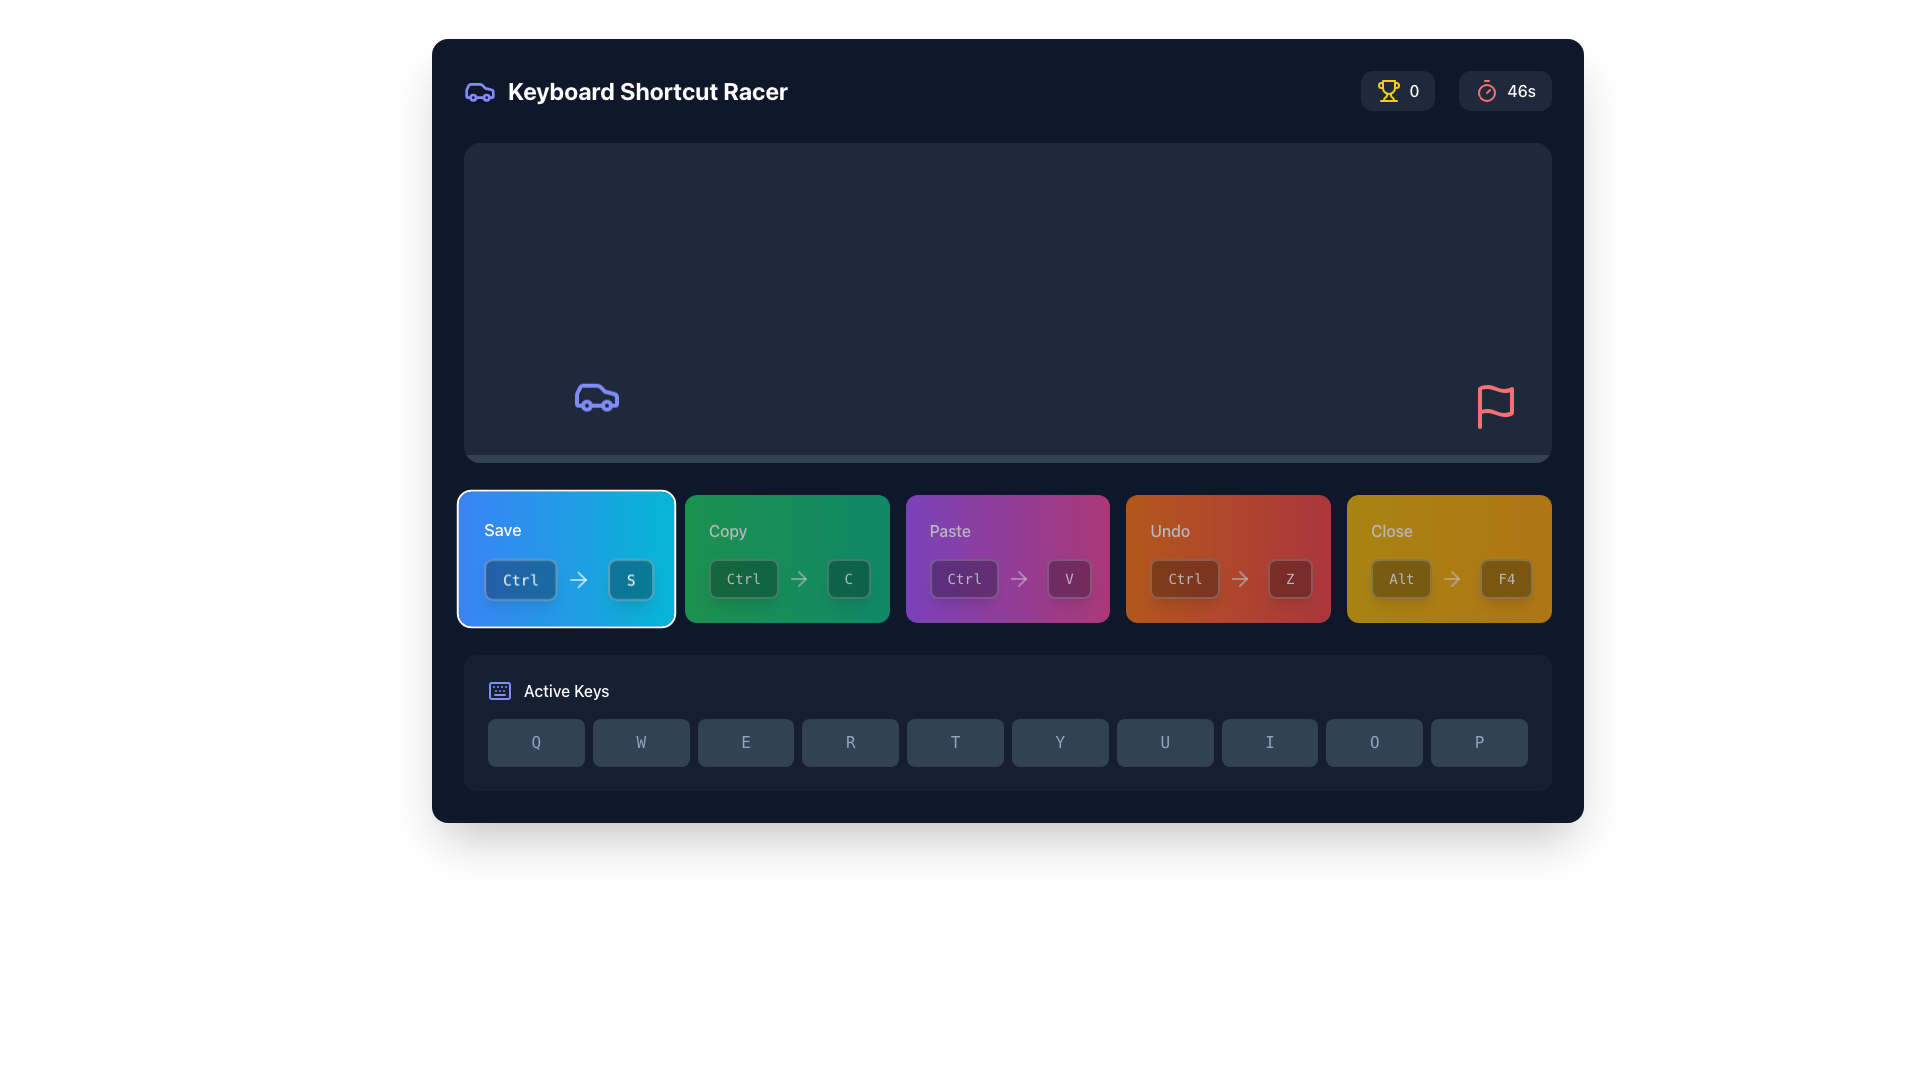  I want to click on the 'Ctrl' button in the Shortcut instruction display located in the 'Copy' section, which is styled with a rectangular shape and rounded edges, positioned between 'Save' and 'Paste', so click(786, 578).